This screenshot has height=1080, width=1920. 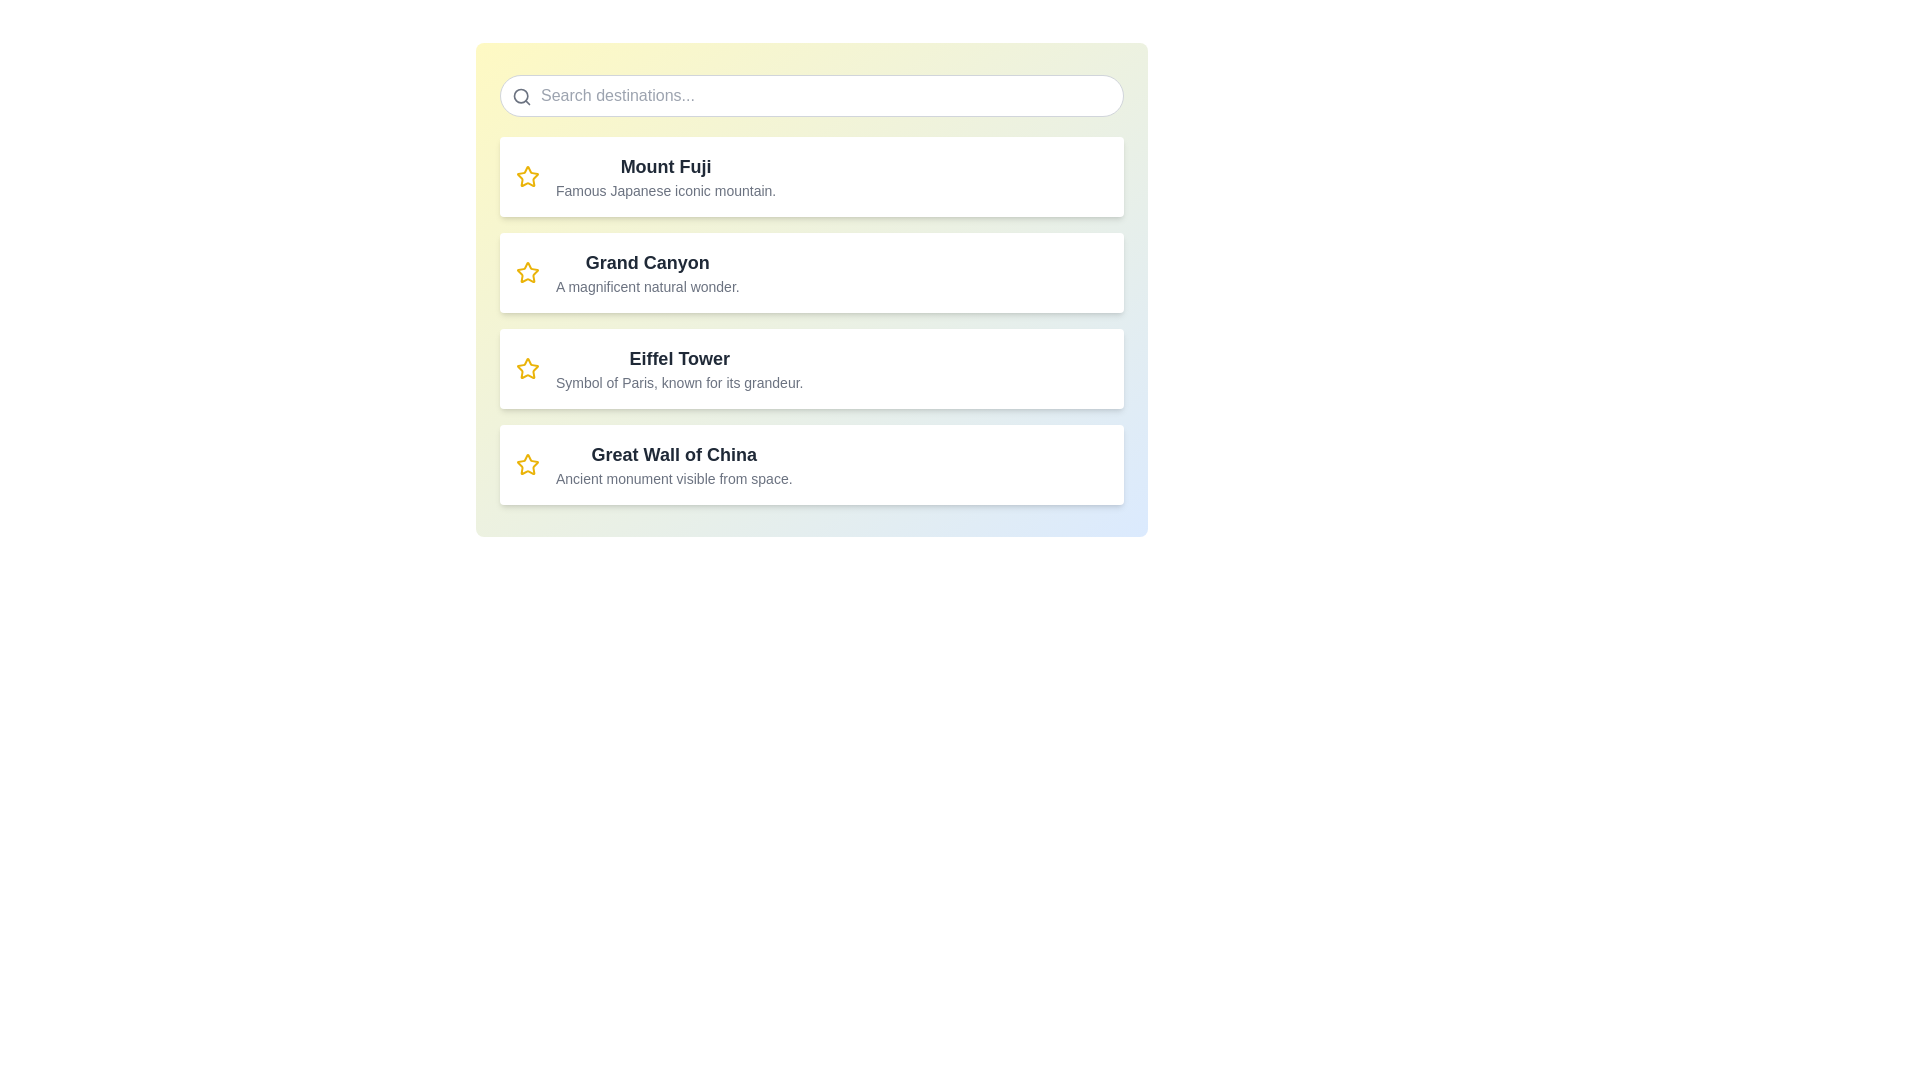 I want to click on descriptive text 'A magnificent natural wonder.' located underneath the title 'Grand Canyon' in the second list item of a vertical list of destinations, so click(x=647, y=286).